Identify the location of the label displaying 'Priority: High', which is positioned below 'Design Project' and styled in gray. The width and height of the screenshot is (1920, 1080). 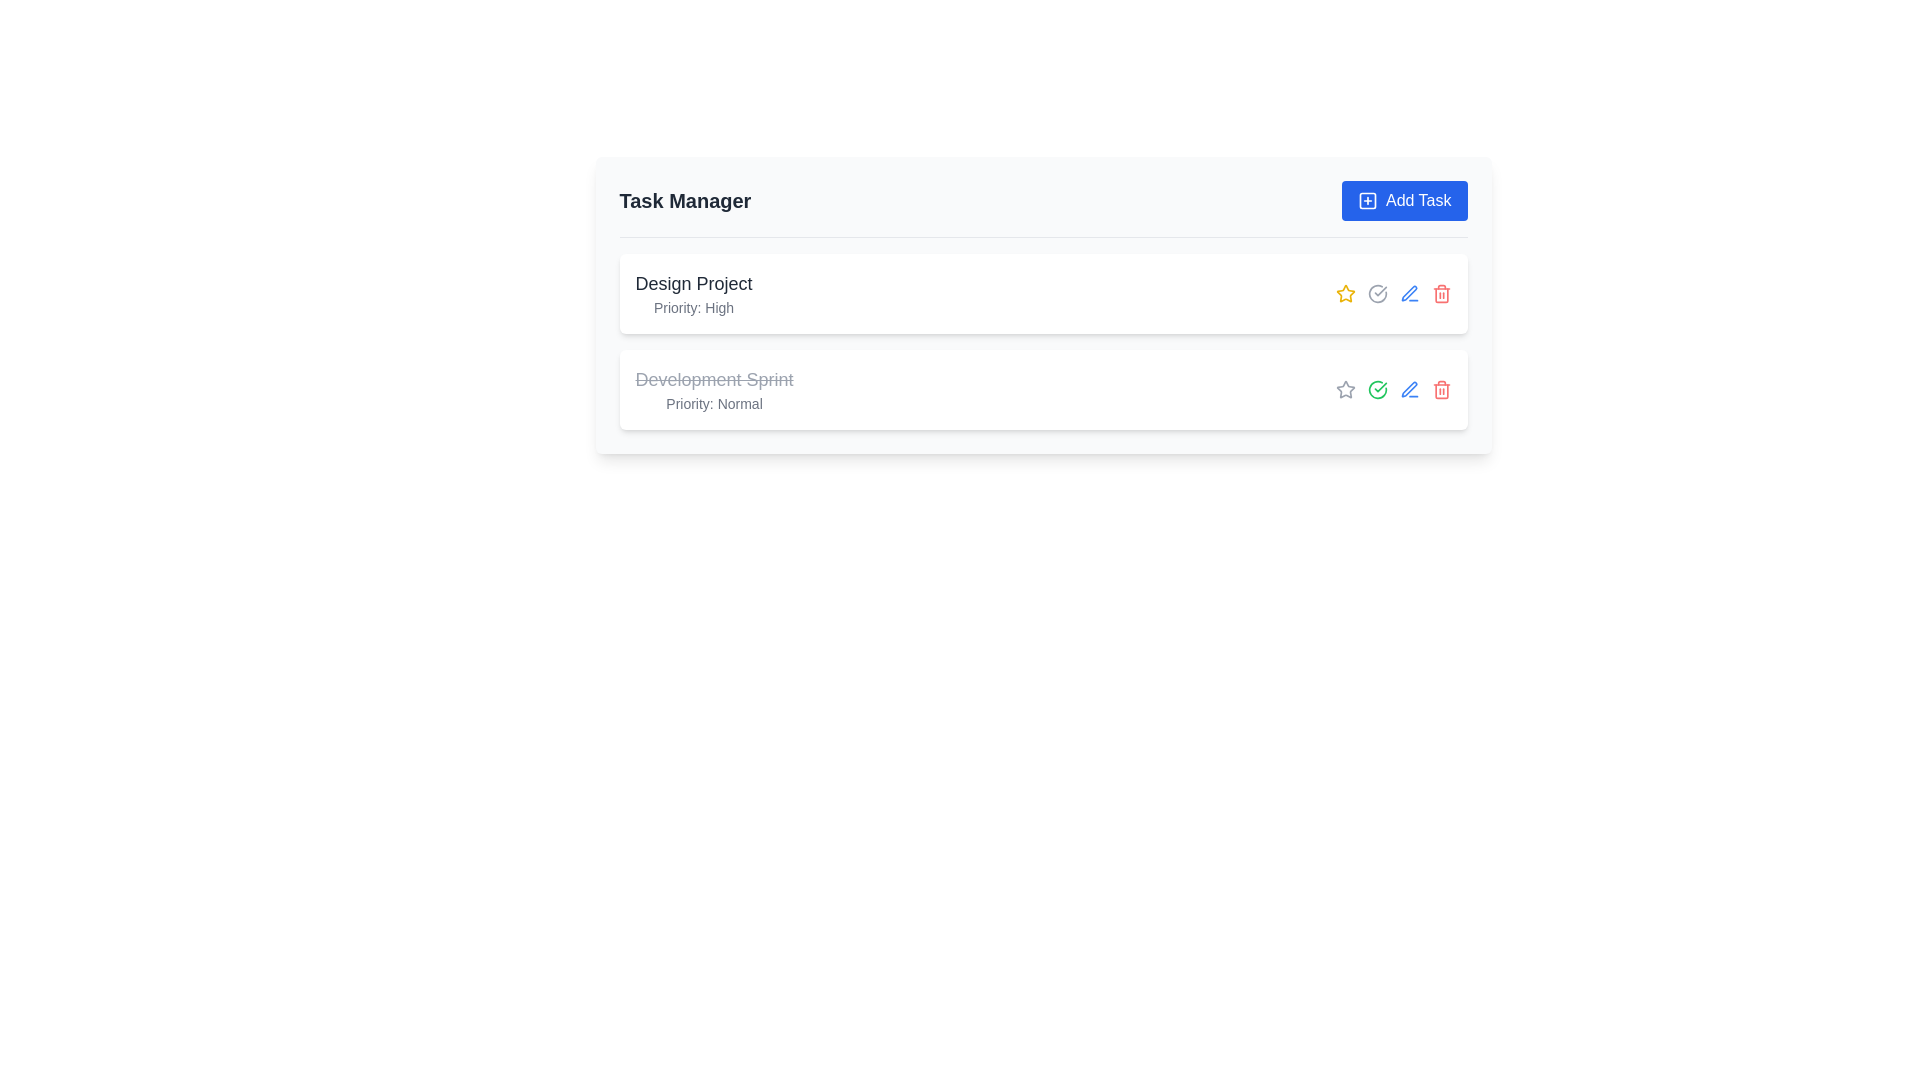
(694, 308).